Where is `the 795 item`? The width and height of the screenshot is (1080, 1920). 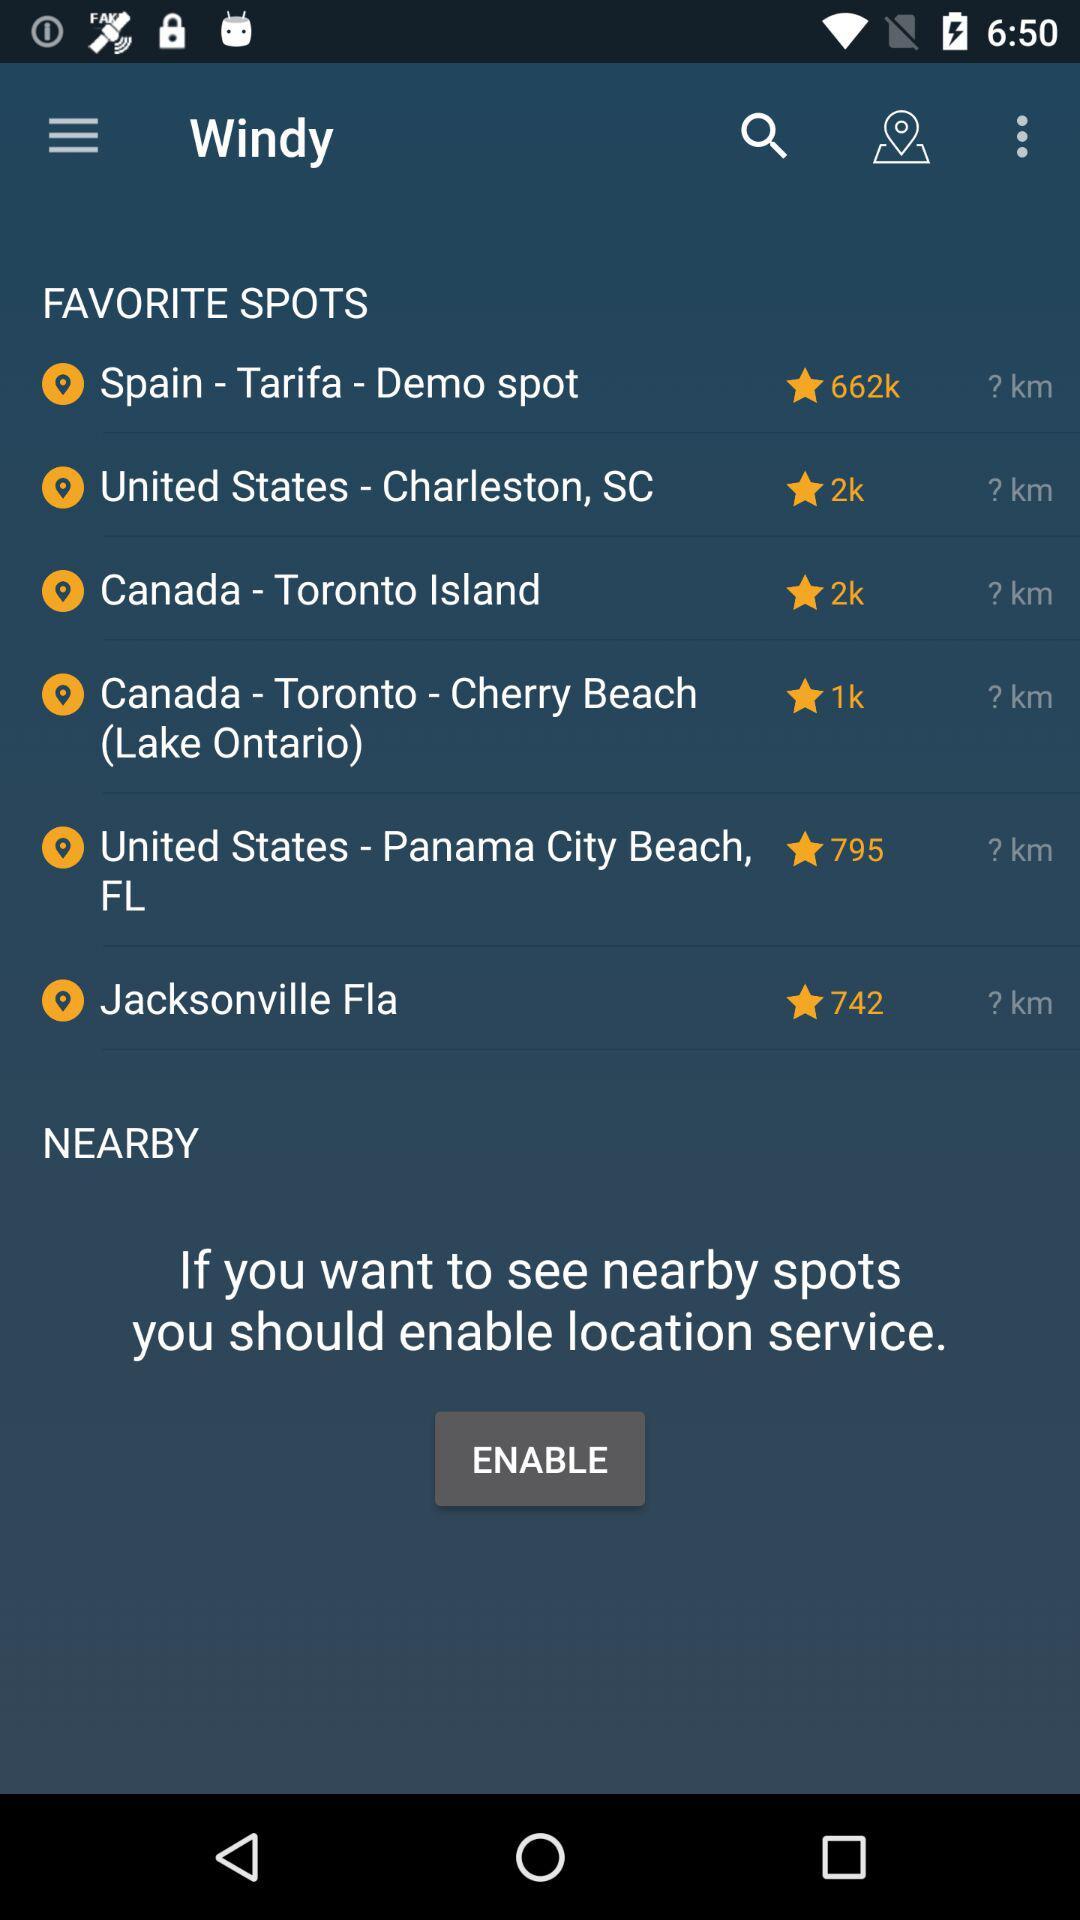 the 795 item is located at coordinates (868, 848).